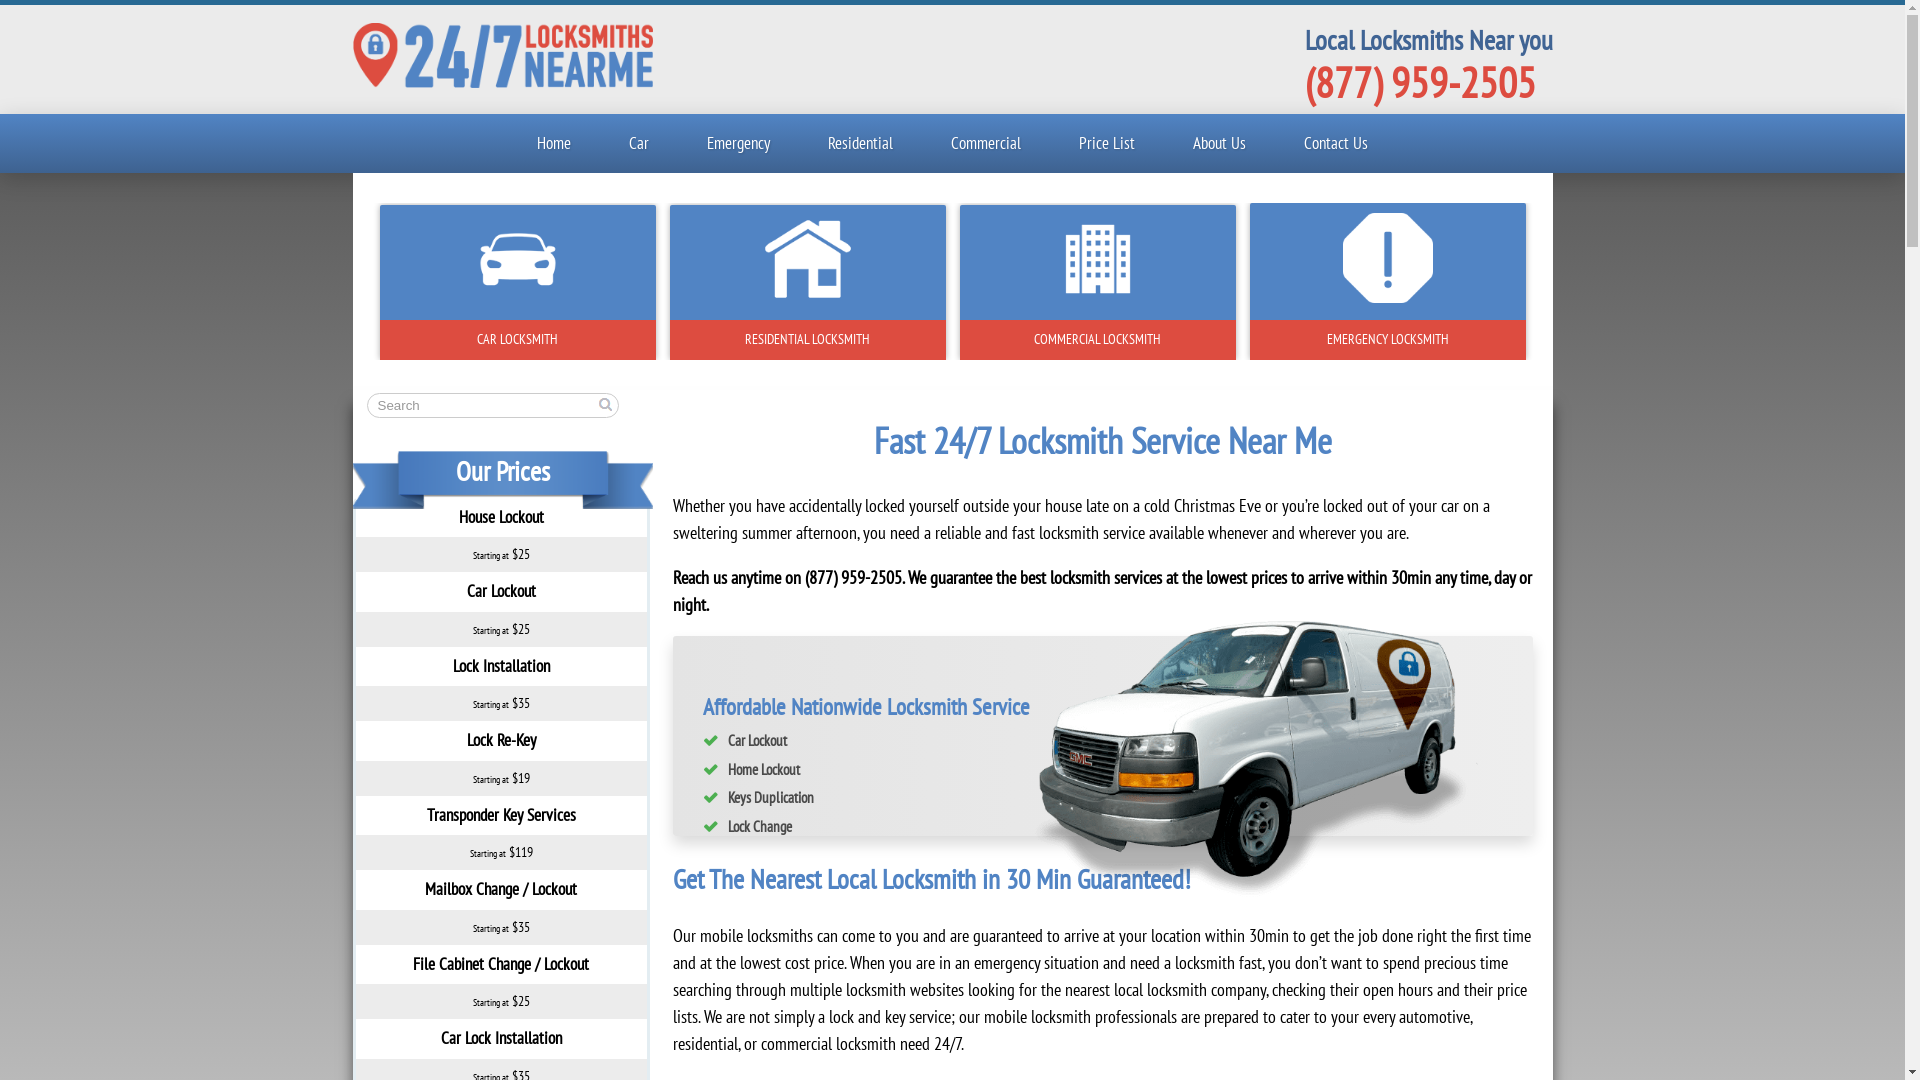  I want to click on 'Mailbox Change / Lockout', so click(424, 887).